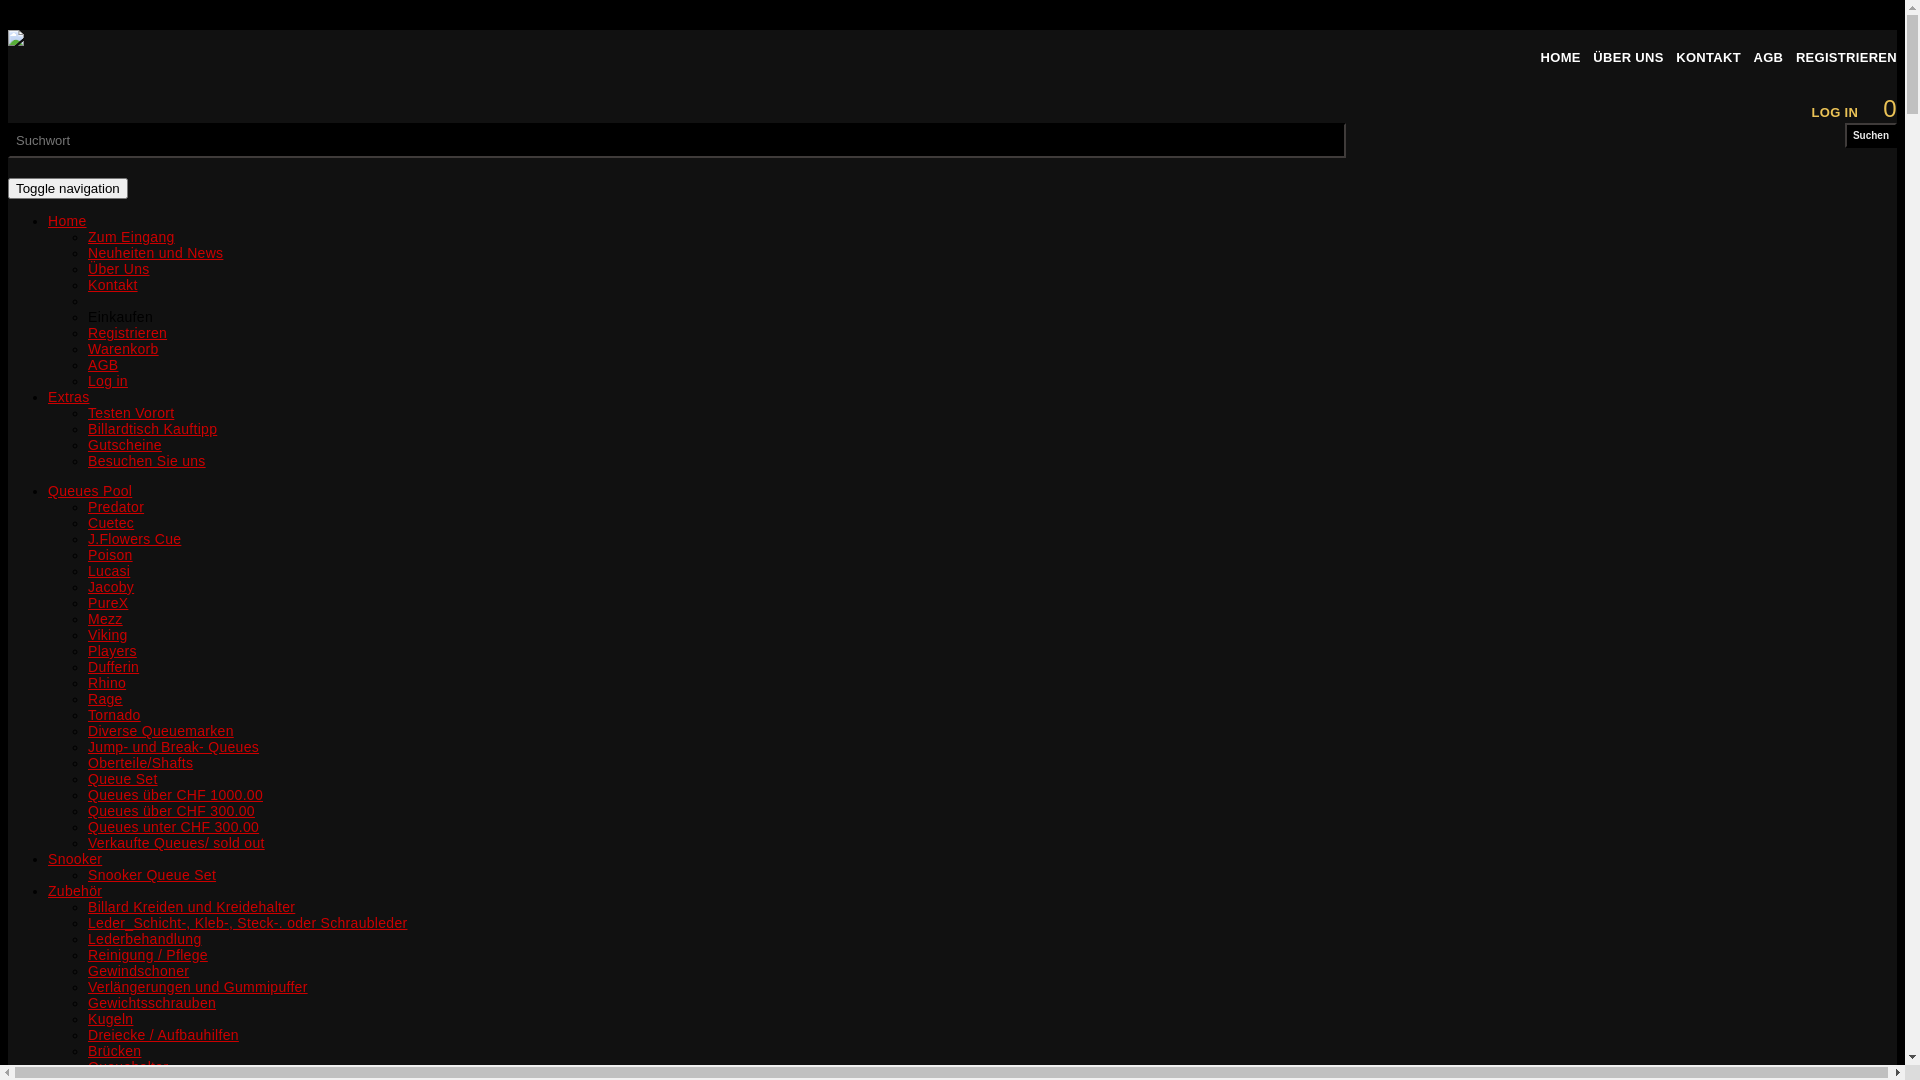 Image resolution: width=1920 pixels, height=1080 pixels. Describe the element at coordinates (1845, 56) in the screenshot. I see `'REGISTRIEREN'` at that location.